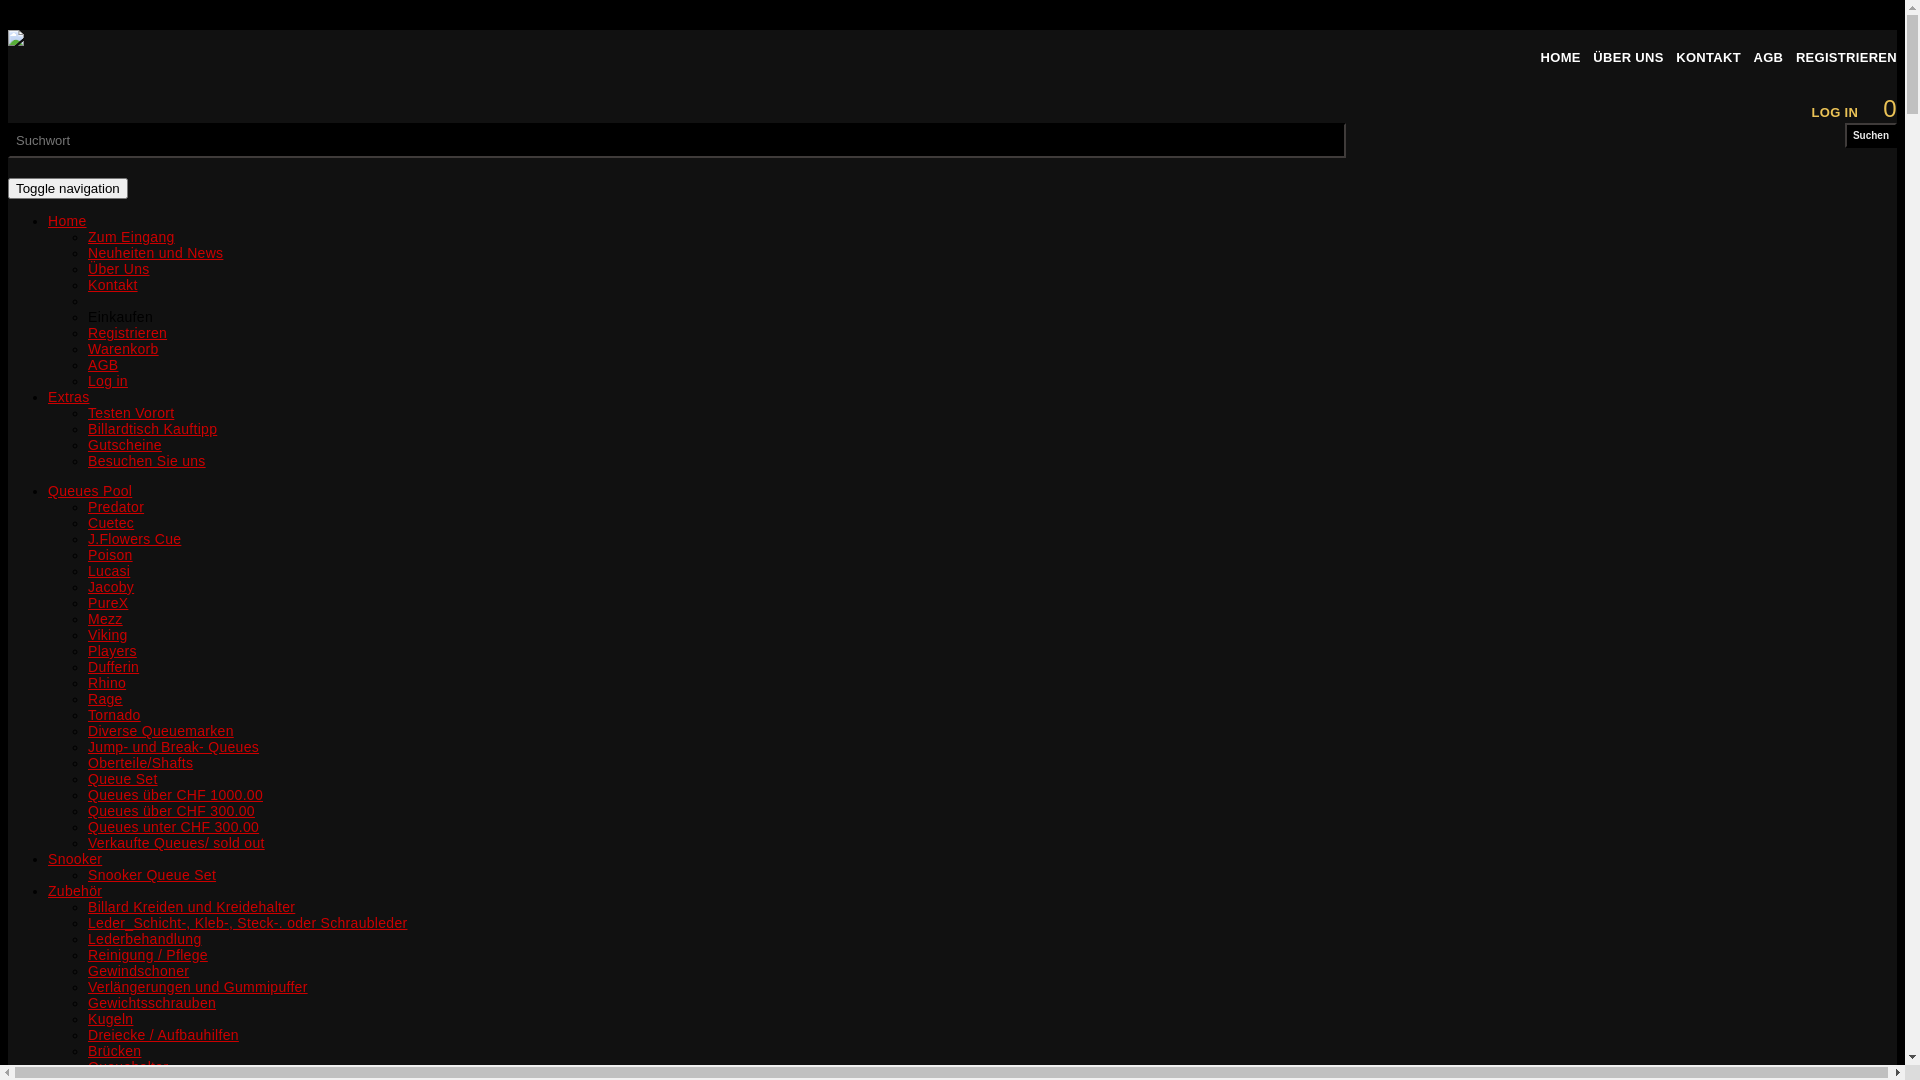 Image resolution: width=1920 pixels, height=1080 pixels. Describe the element at coordinates (1845, 56) in the screenshot. I see `'REGISTRIEREN'` at that location.